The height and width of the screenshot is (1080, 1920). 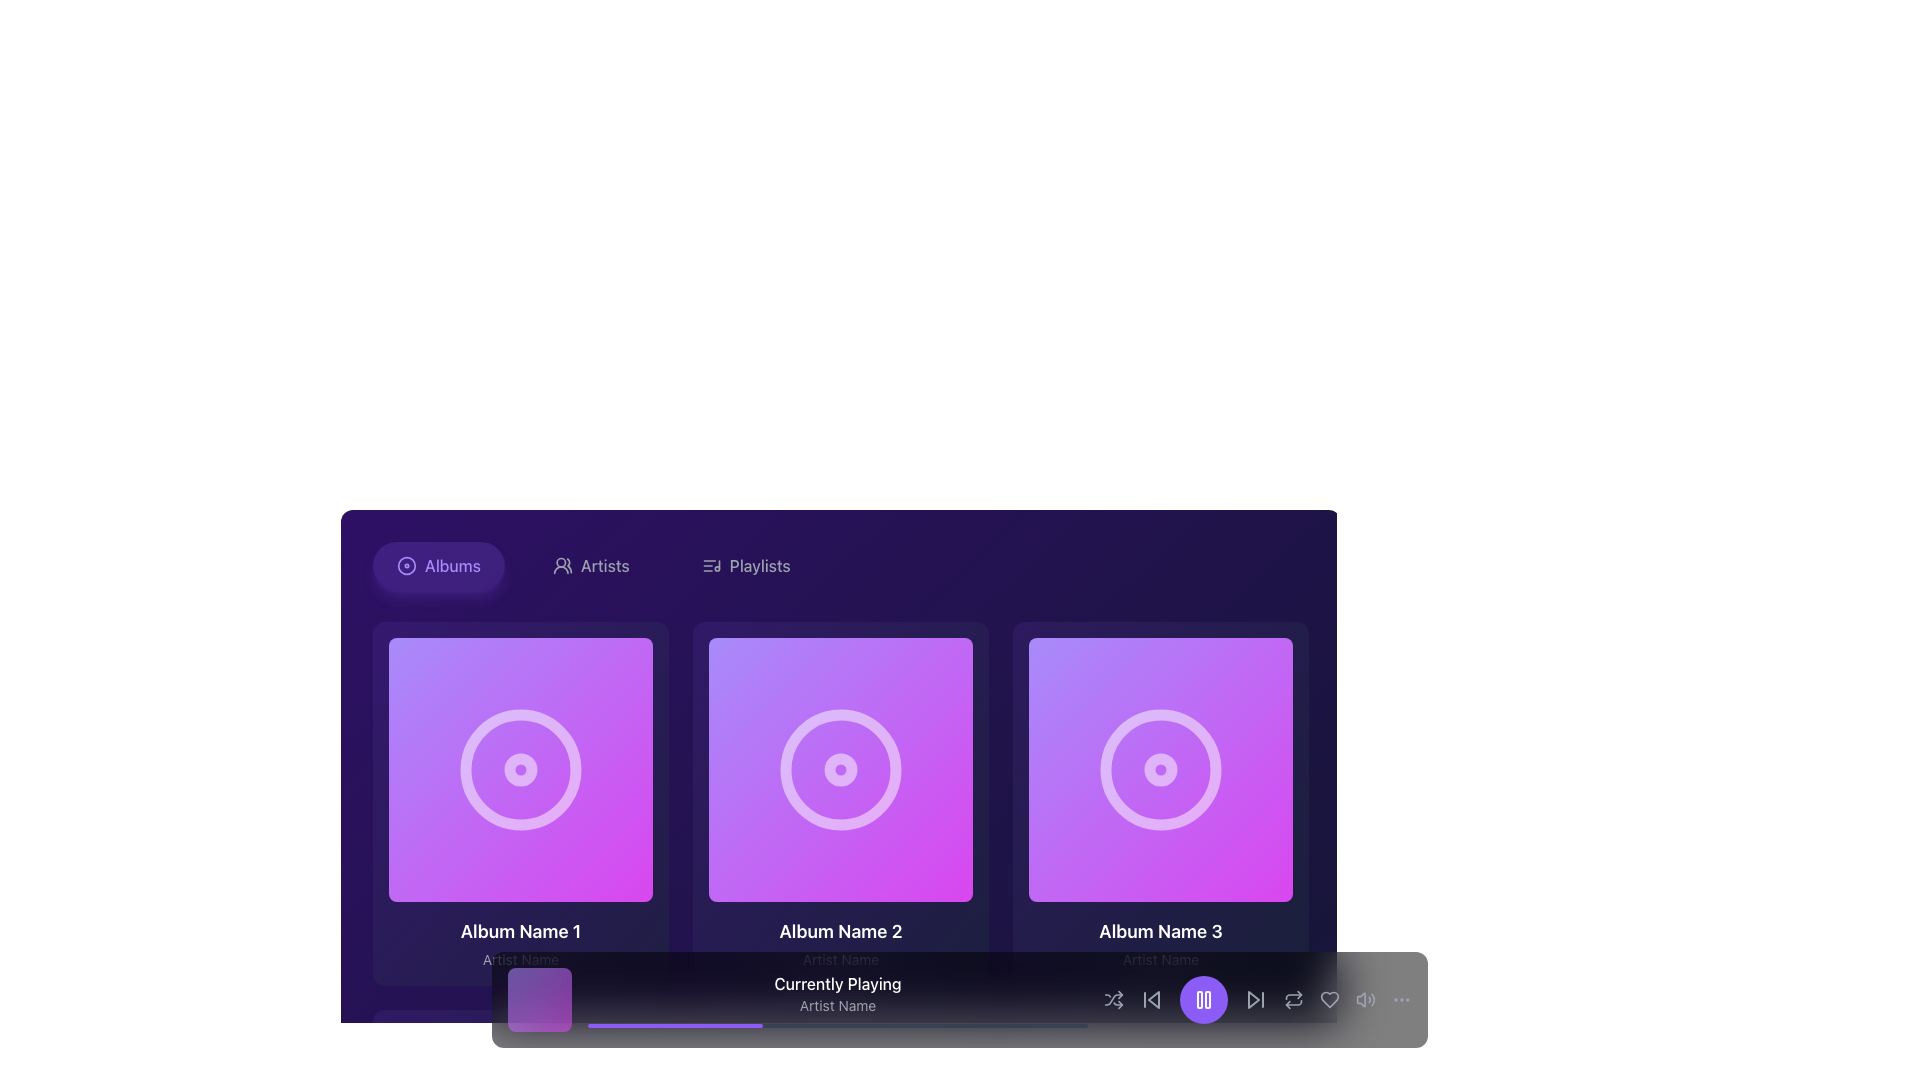 I want to click on the slider, so click(x=952, y=1026).